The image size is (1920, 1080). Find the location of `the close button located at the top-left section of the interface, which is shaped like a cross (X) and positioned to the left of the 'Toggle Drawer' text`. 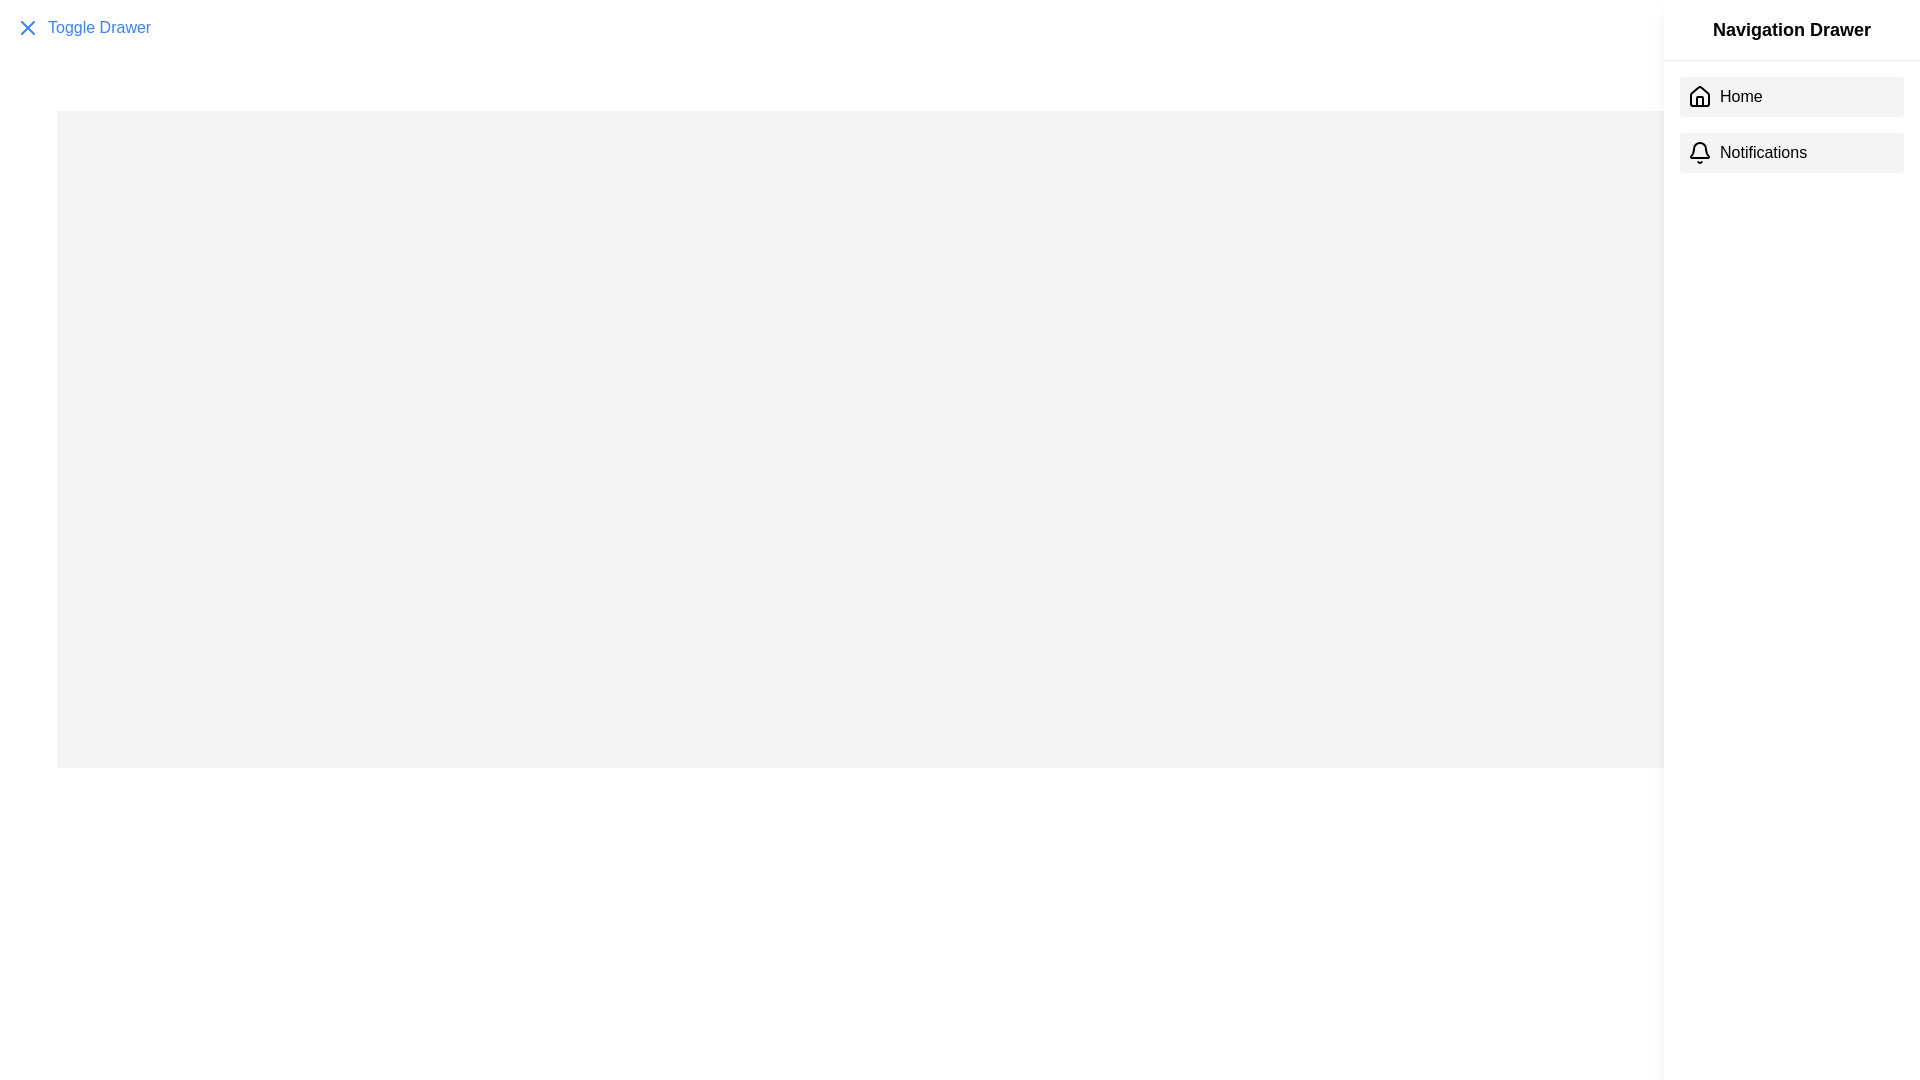

the close button located at the top-left section of the interface, which is shaped like a cross (X) and positioned to the left of the 'Toggle Drawer' text is located at coordinates (28, 27).